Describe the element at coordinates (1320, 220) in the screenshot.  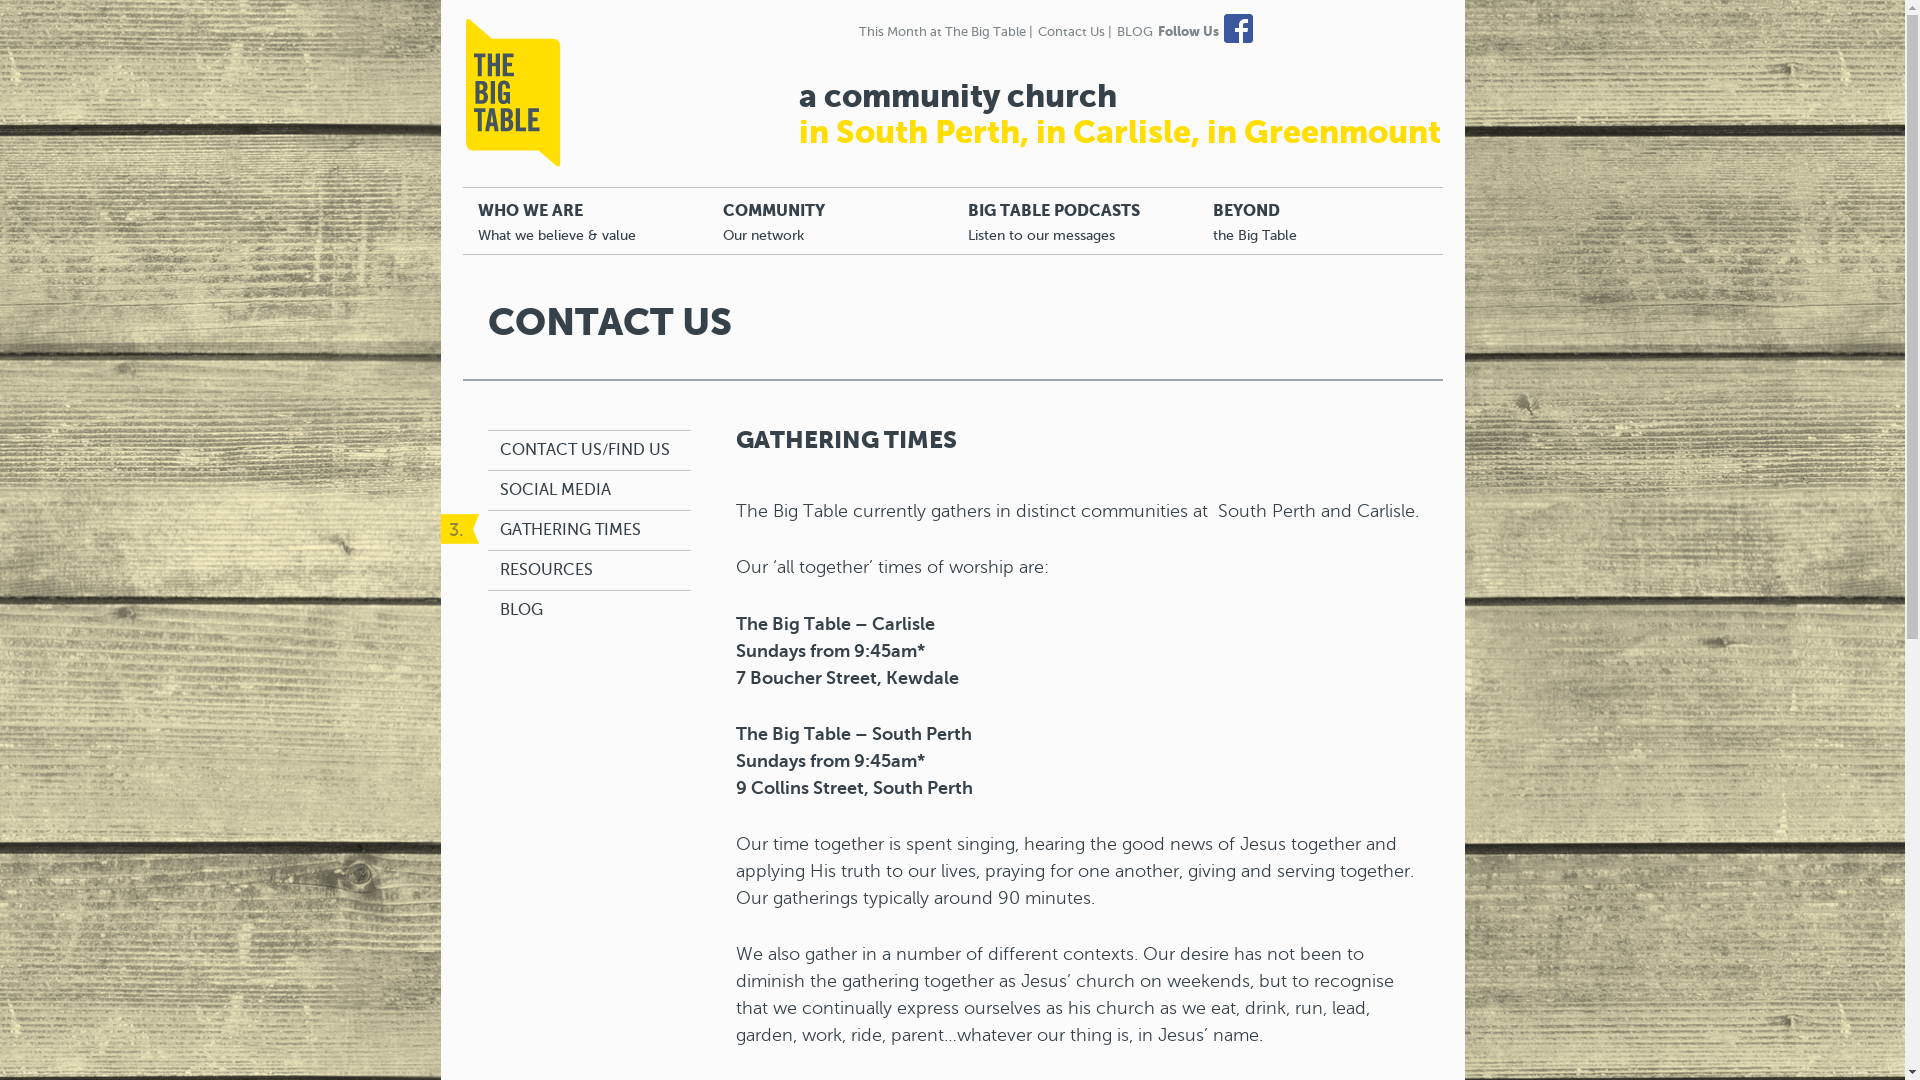
I see `'BEYOND` at that location.